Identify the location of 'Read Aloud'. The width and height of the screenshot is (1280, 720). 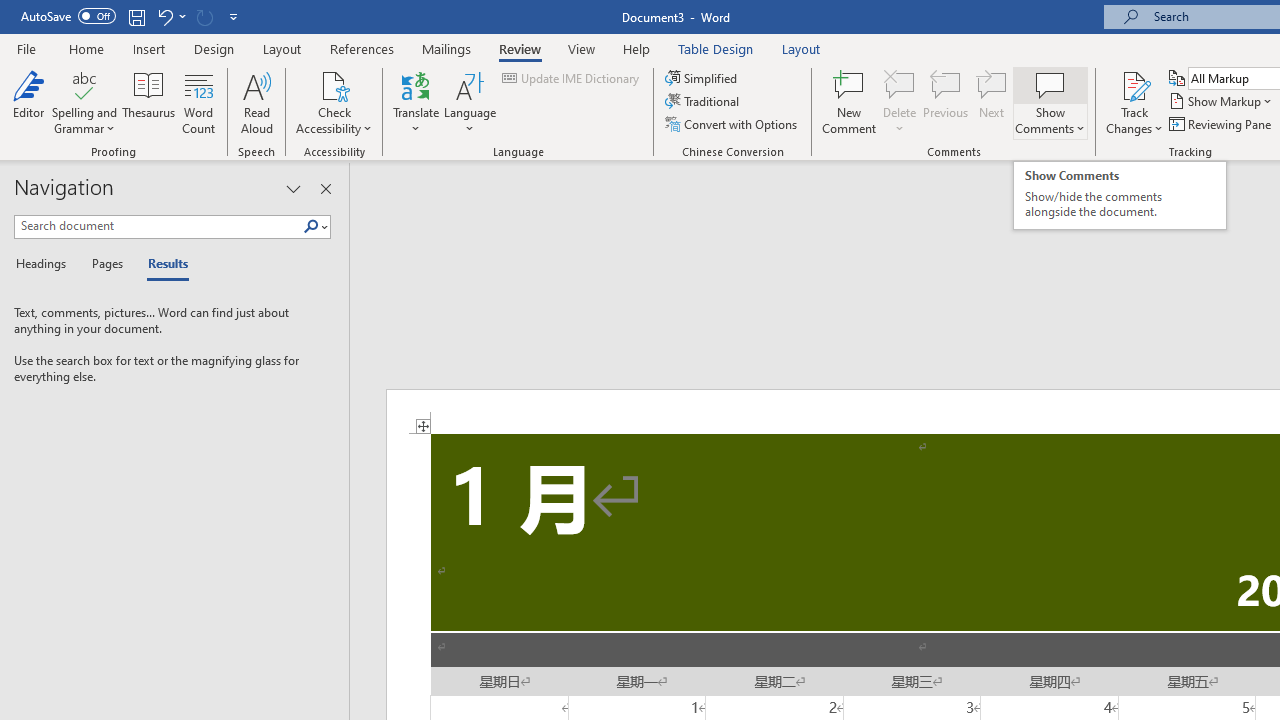
(255, 103).